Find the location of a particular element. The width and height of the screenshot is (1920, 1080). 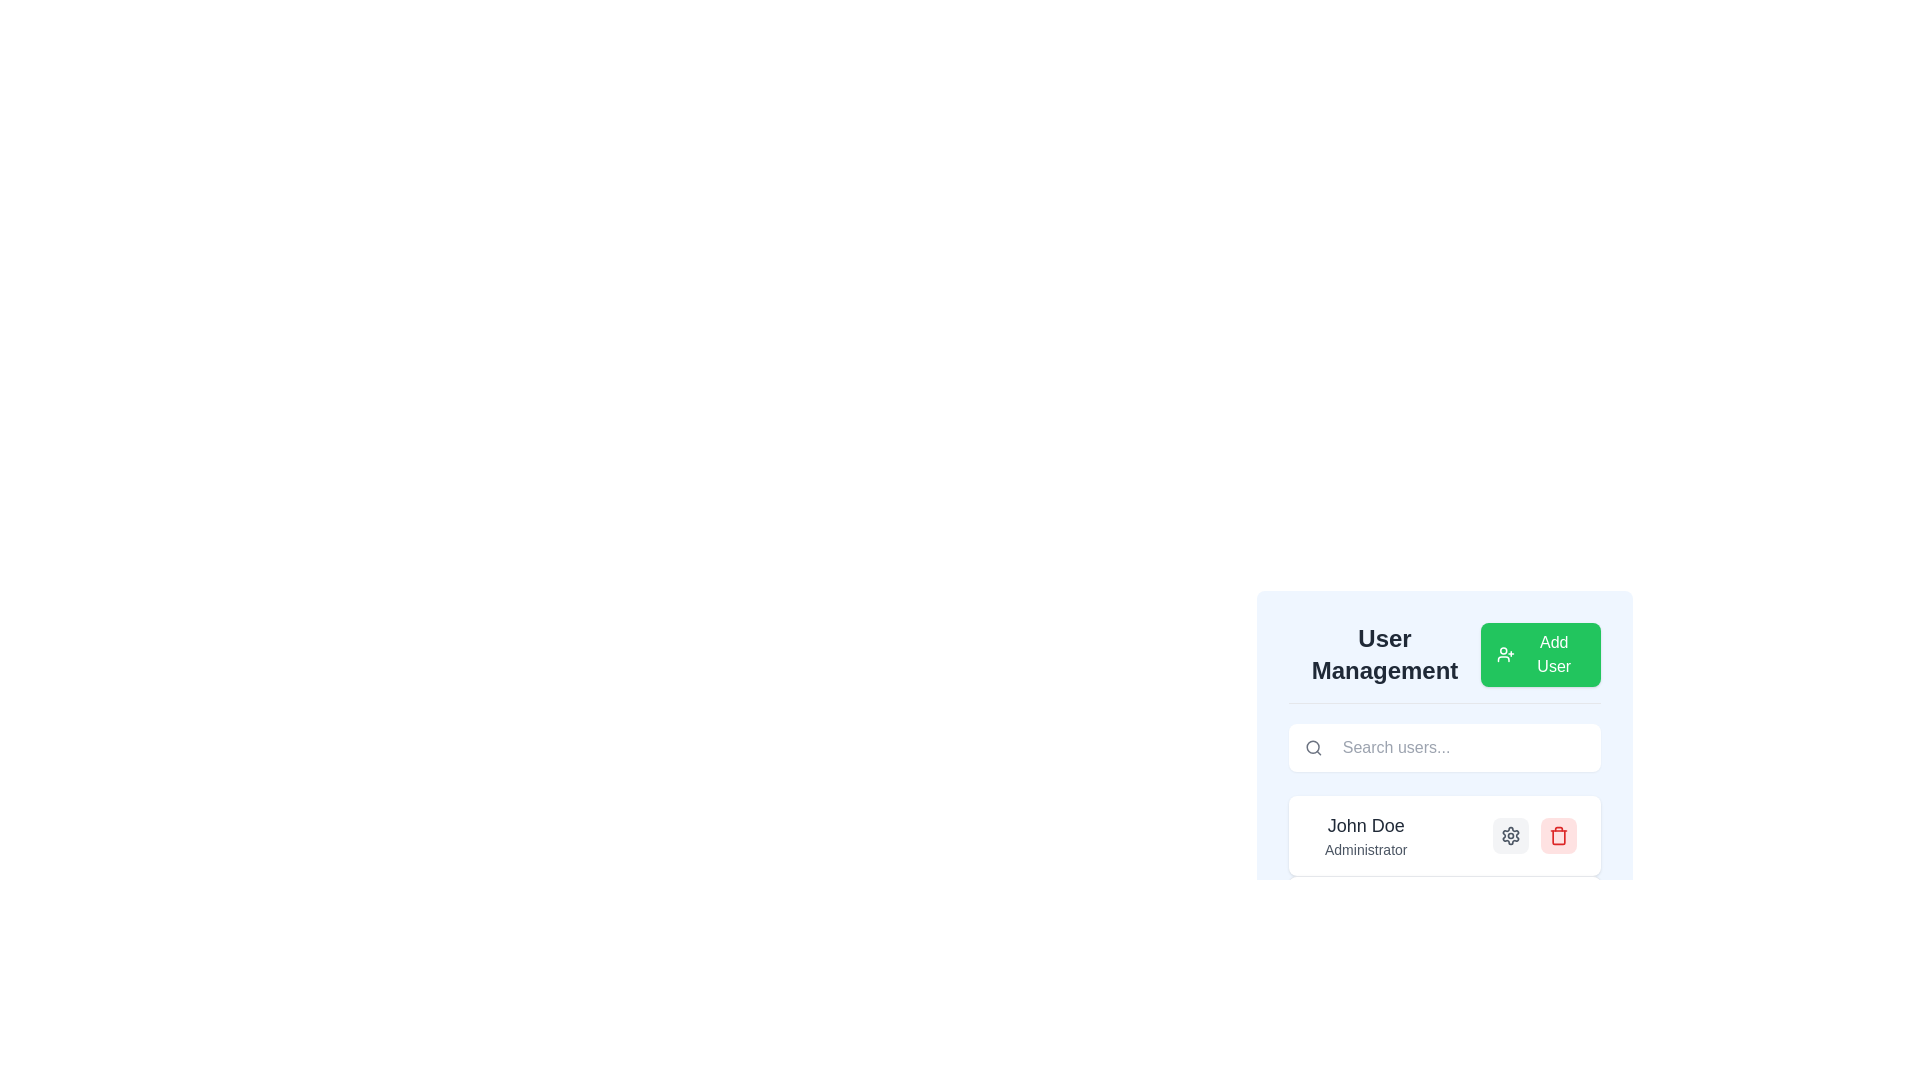

the search icon located at the leftmost part of the search bar section, adjacent to the placeholder 'Search users...' is located at coordinates (1313, 748).